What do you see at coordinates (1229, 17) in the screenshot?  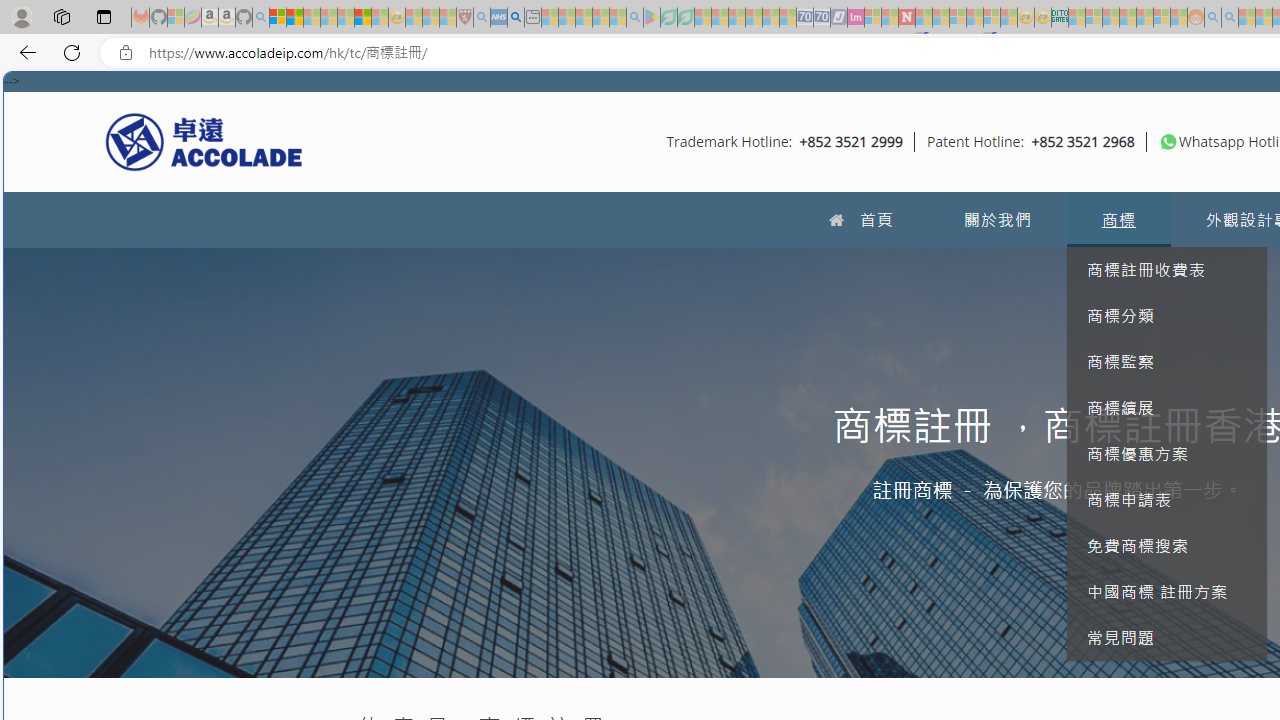 I see `'Utah sues federal government - Search - Sleeping'` at bounding box center [1229, 17].